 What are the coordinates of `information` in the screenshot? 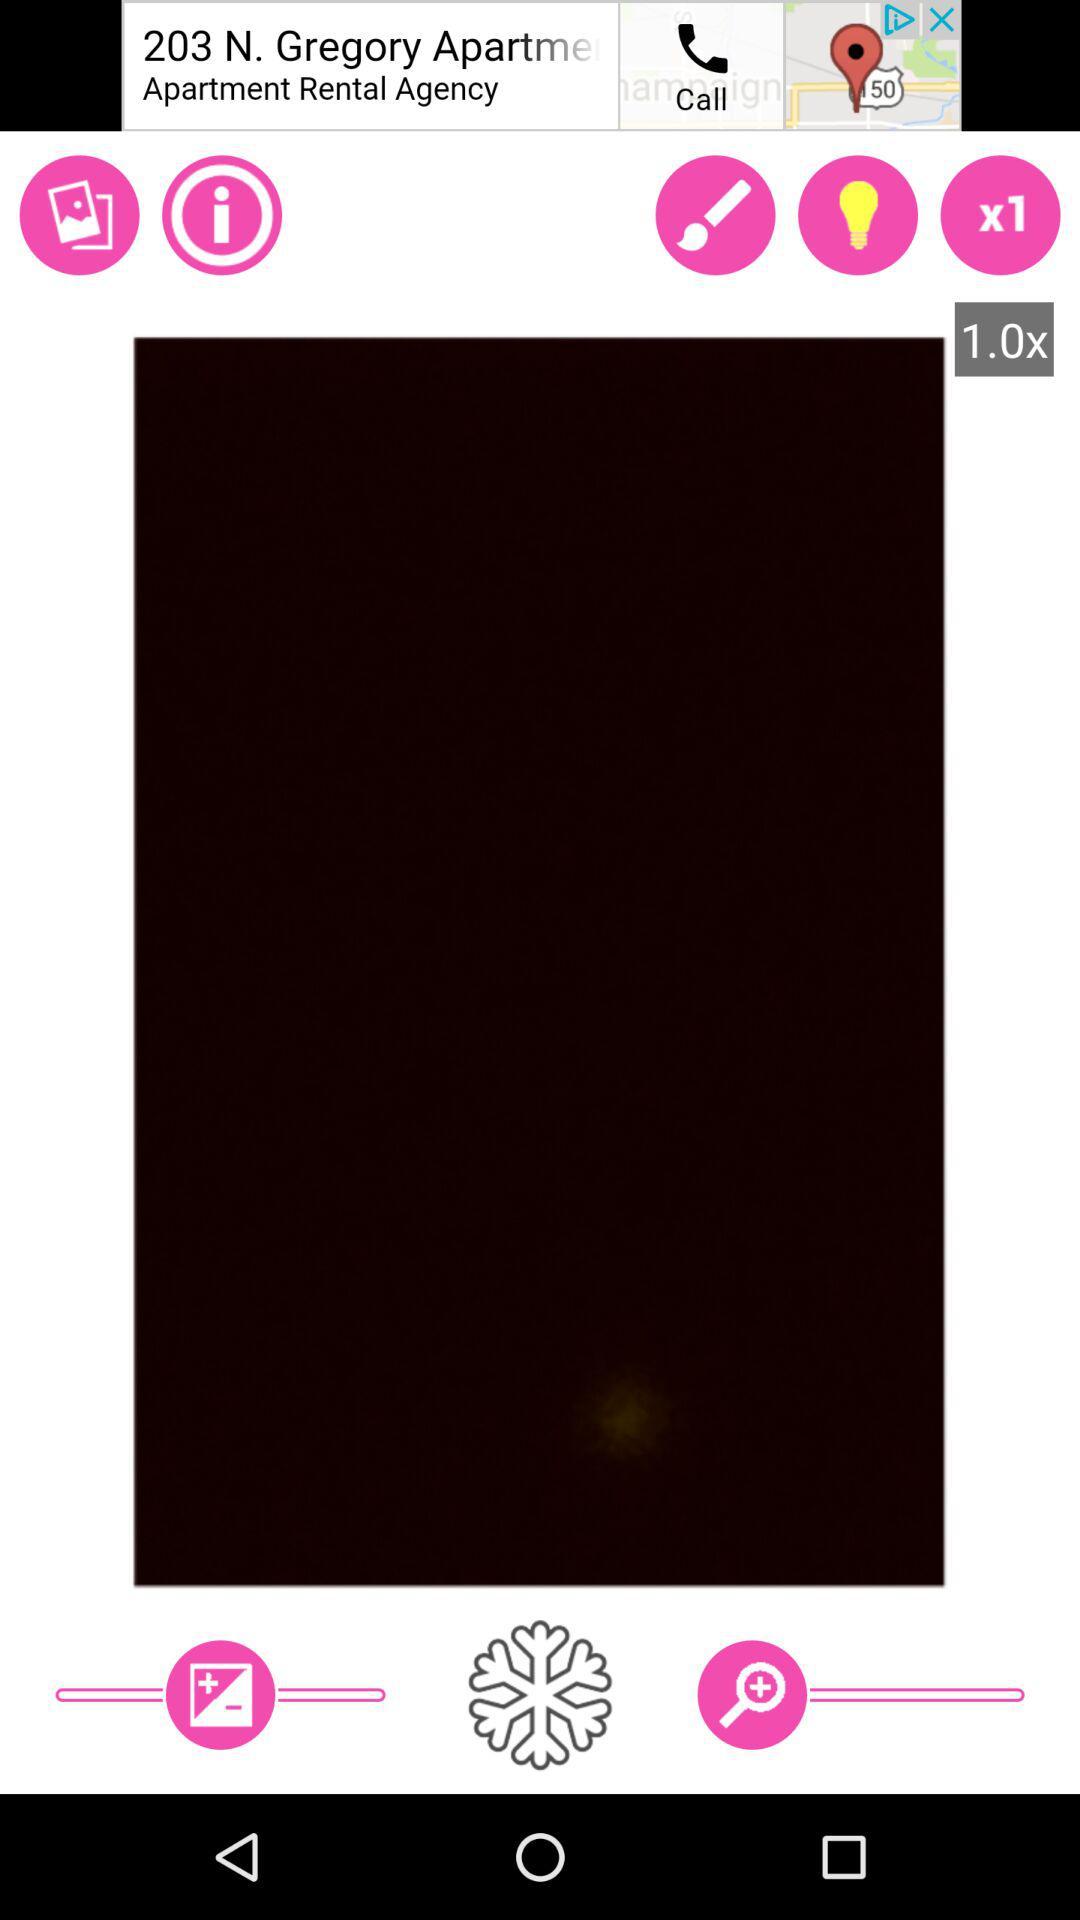 It's located at (222, 215).